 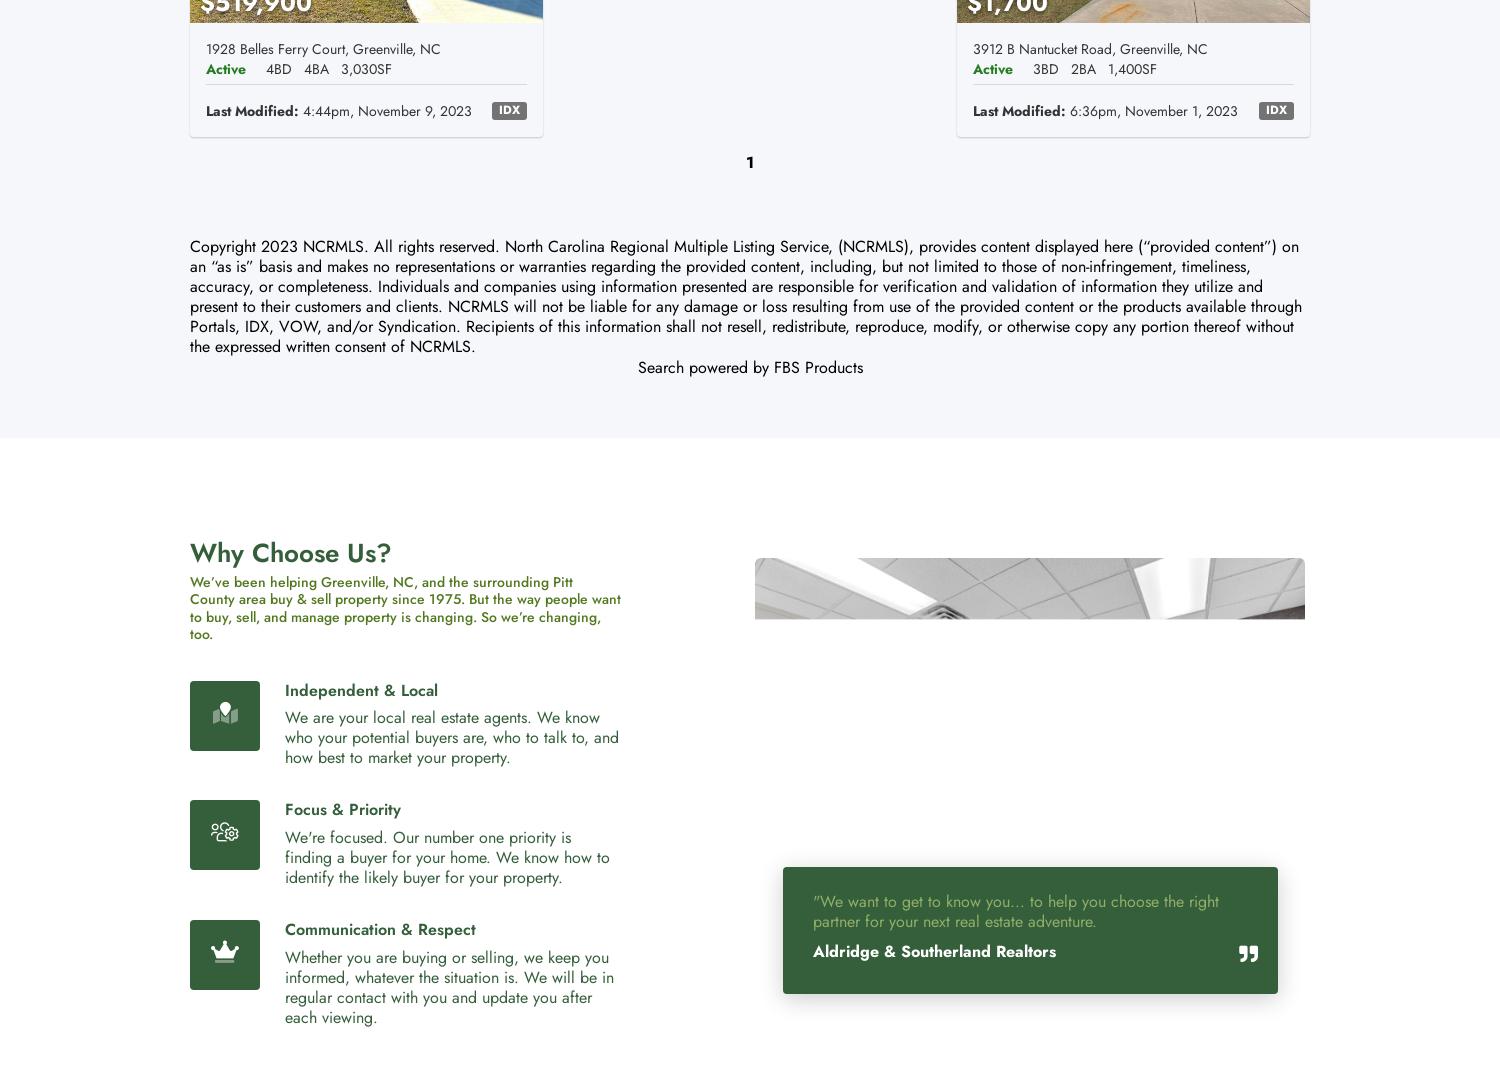 What do you see at coordinates (1082, 66) in the screenshot?
I see `'2BA'` at bounding box center [1082, 66].